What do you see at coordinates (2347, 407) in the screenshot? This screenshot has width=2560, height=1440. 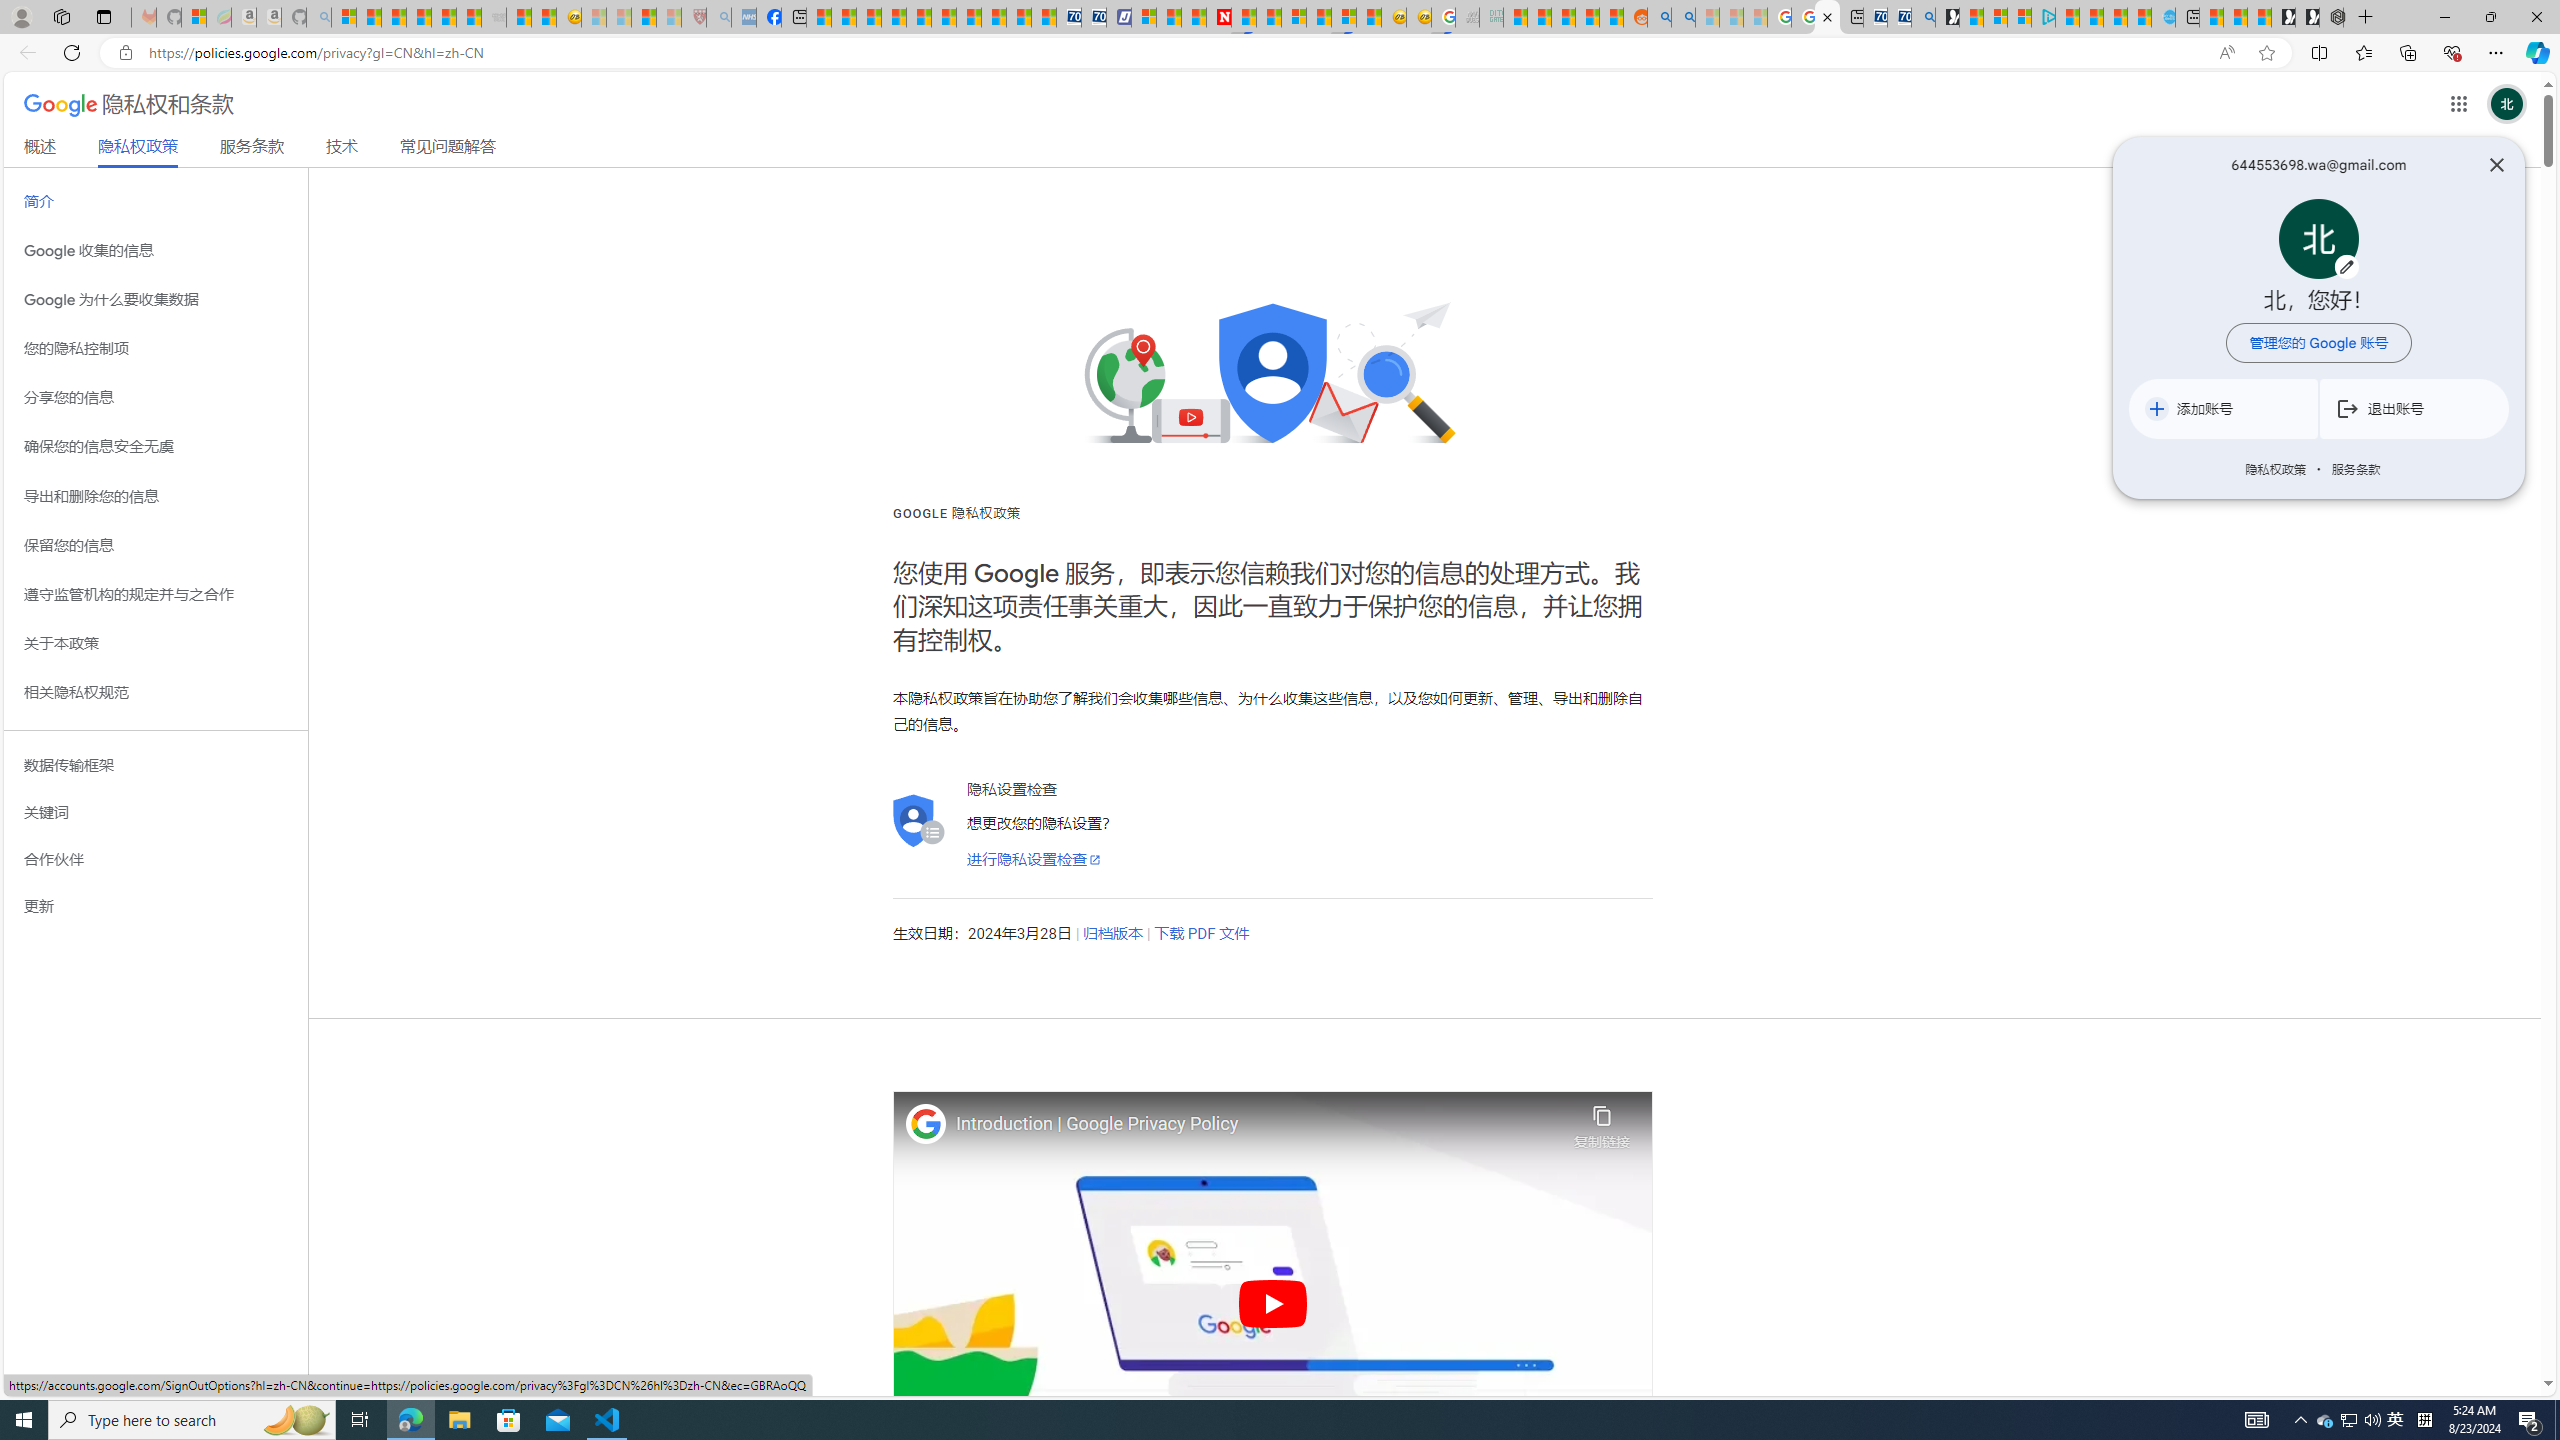 I see `'Class:  NMm5M'` at bounding box center [2347, 407].